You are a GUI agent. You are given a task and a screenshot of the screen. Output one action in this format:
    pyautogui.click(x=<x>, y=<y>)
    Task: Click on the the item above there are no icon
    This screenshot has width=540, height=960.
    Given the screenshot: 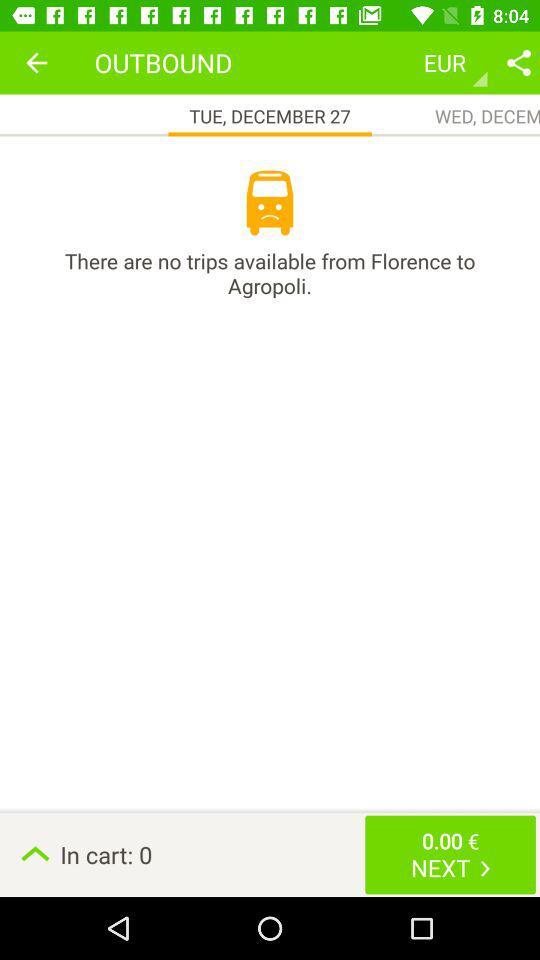 What is the action you would take?
    pyautogui.click(x=36, y=62)
    